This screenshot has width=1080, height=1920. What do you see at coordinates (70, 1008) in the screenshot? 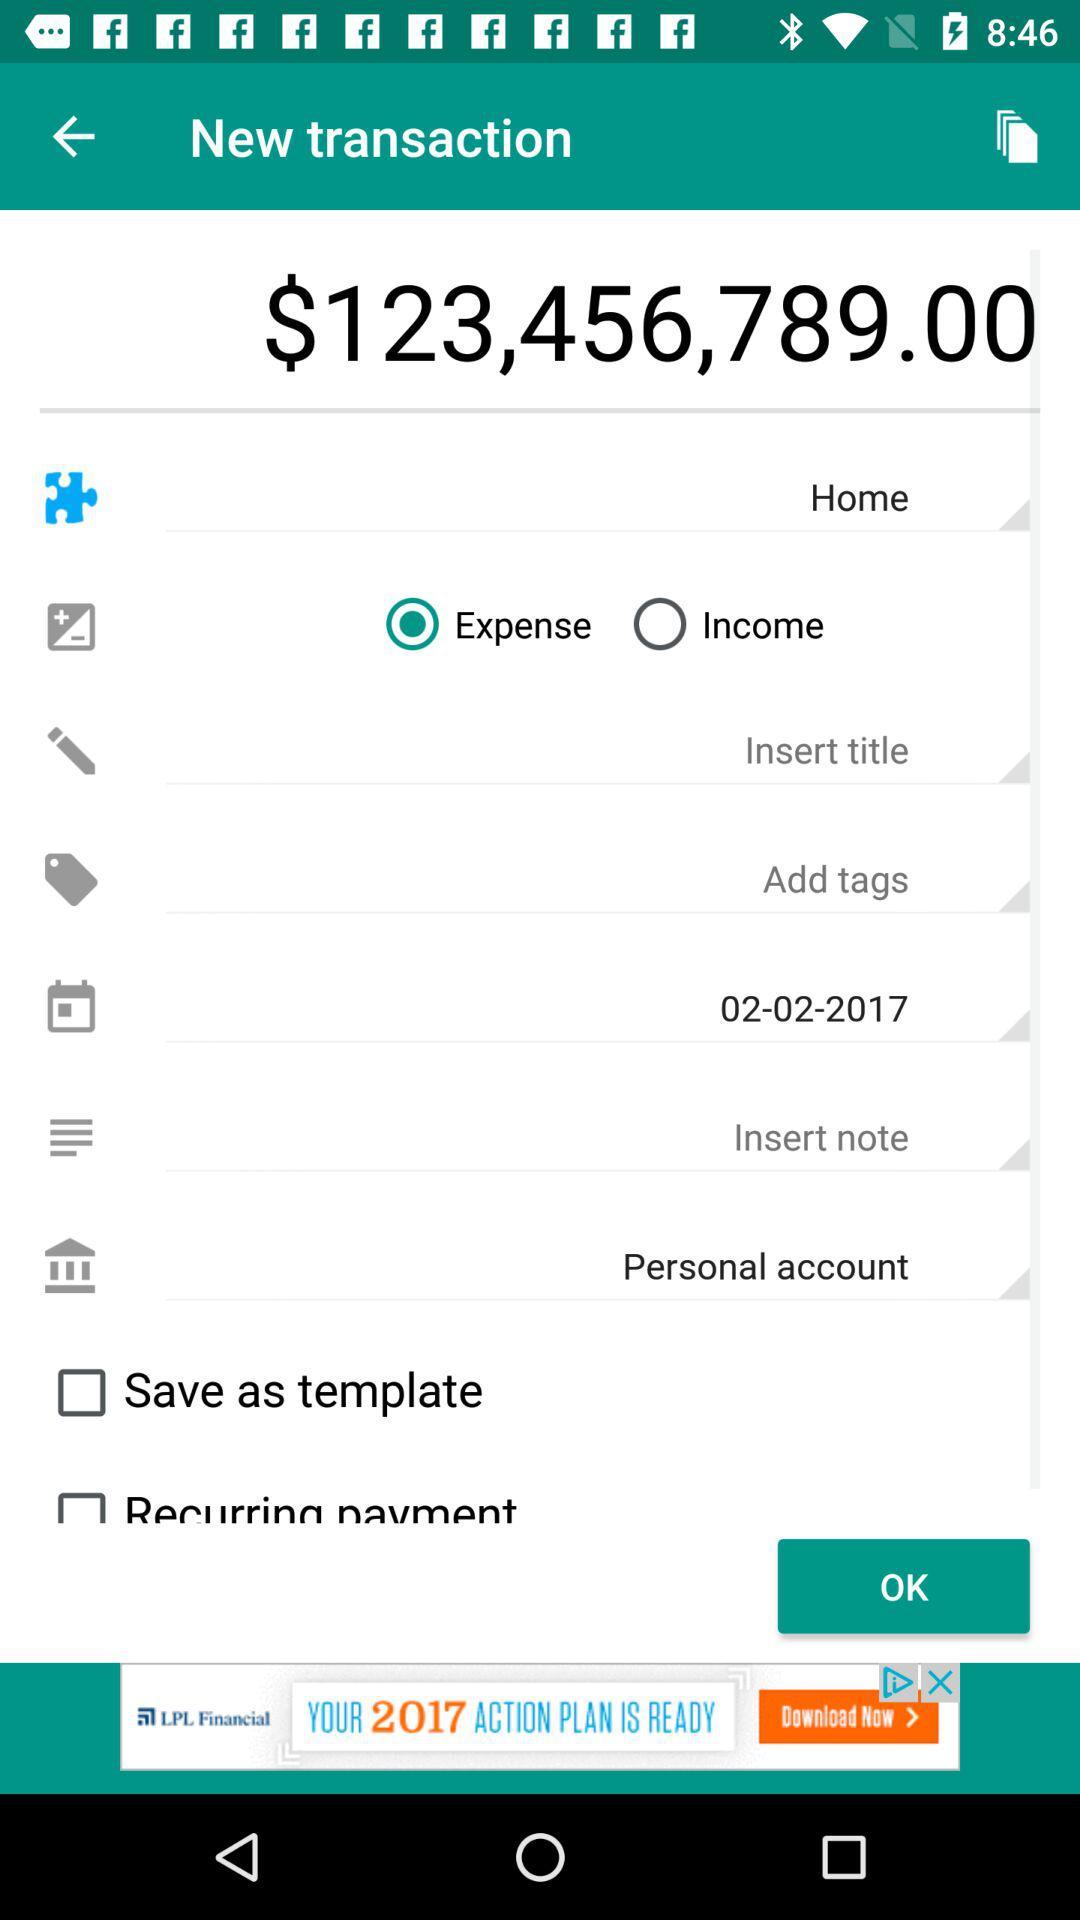
I see `date setting` at bounding box center [70, 1008].